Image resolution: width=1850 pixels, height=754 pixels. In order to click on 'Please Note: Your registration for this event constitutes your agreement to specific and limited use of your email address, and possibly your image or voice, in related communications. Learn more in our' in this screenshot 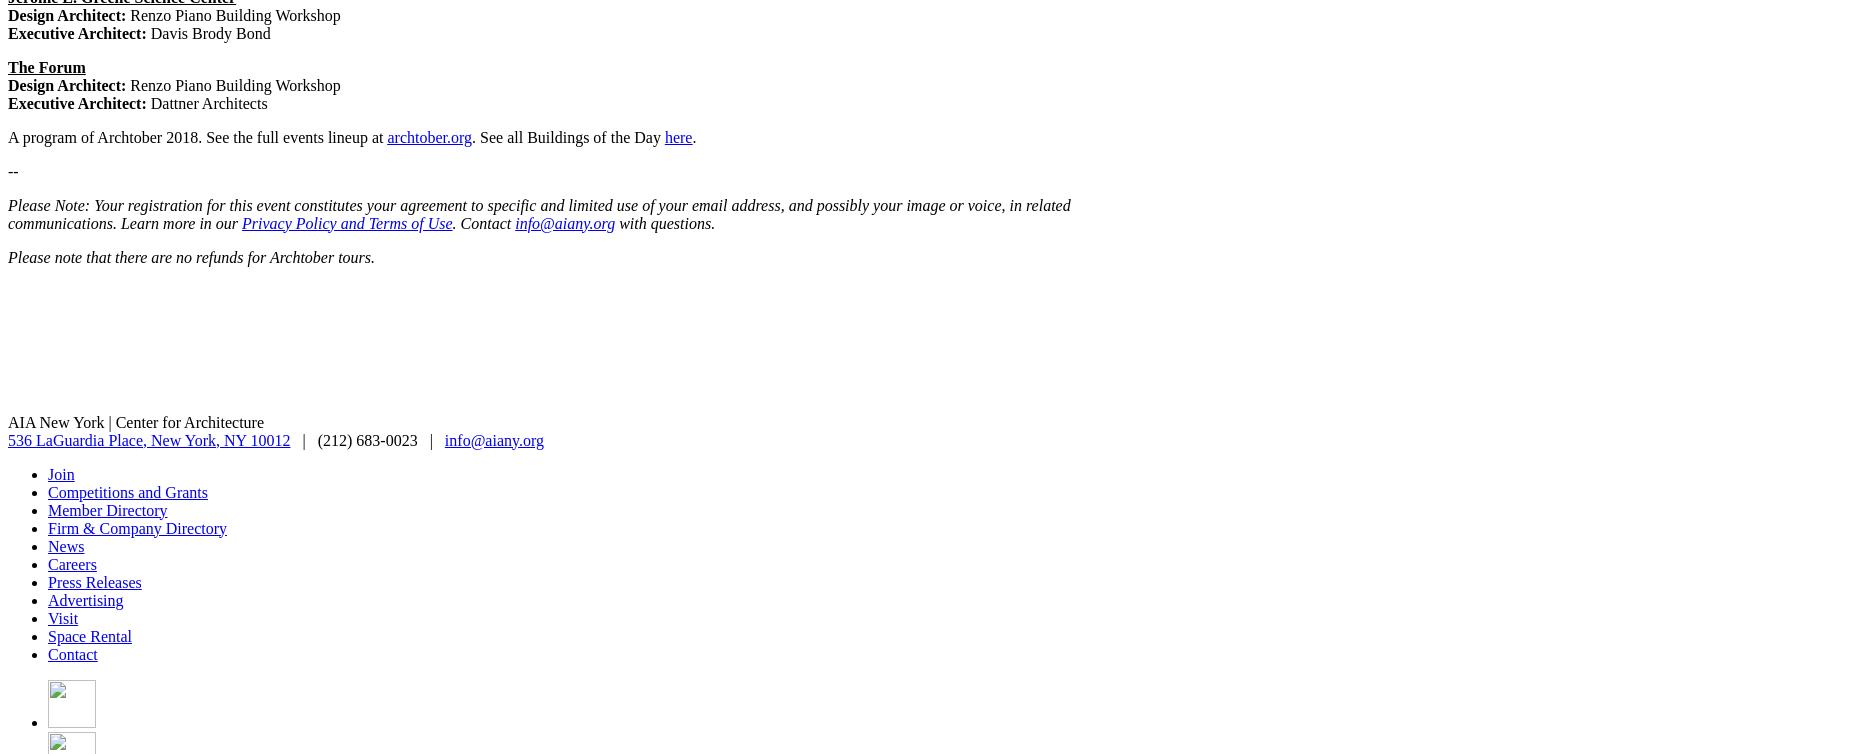, I will do `click(539, 212)`.